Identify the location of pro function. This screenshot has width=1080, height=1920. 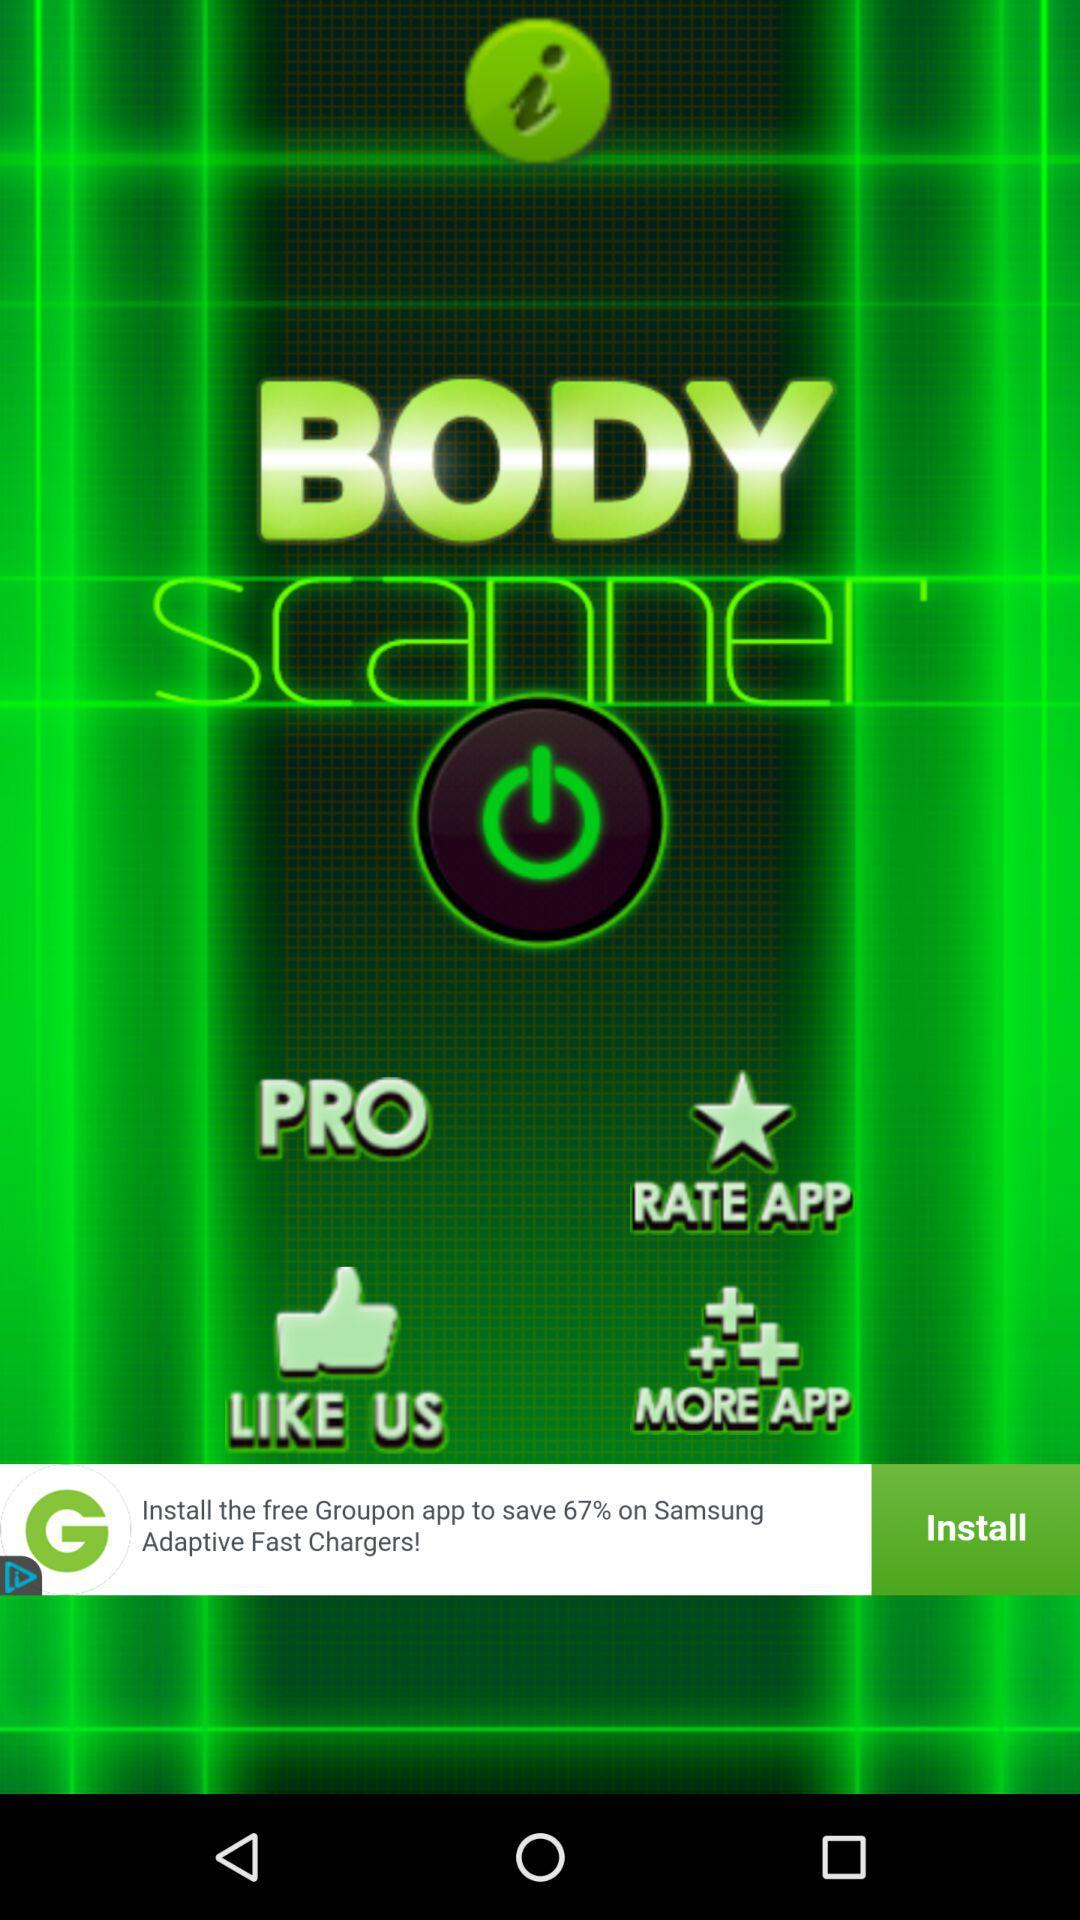
(336, 1152).